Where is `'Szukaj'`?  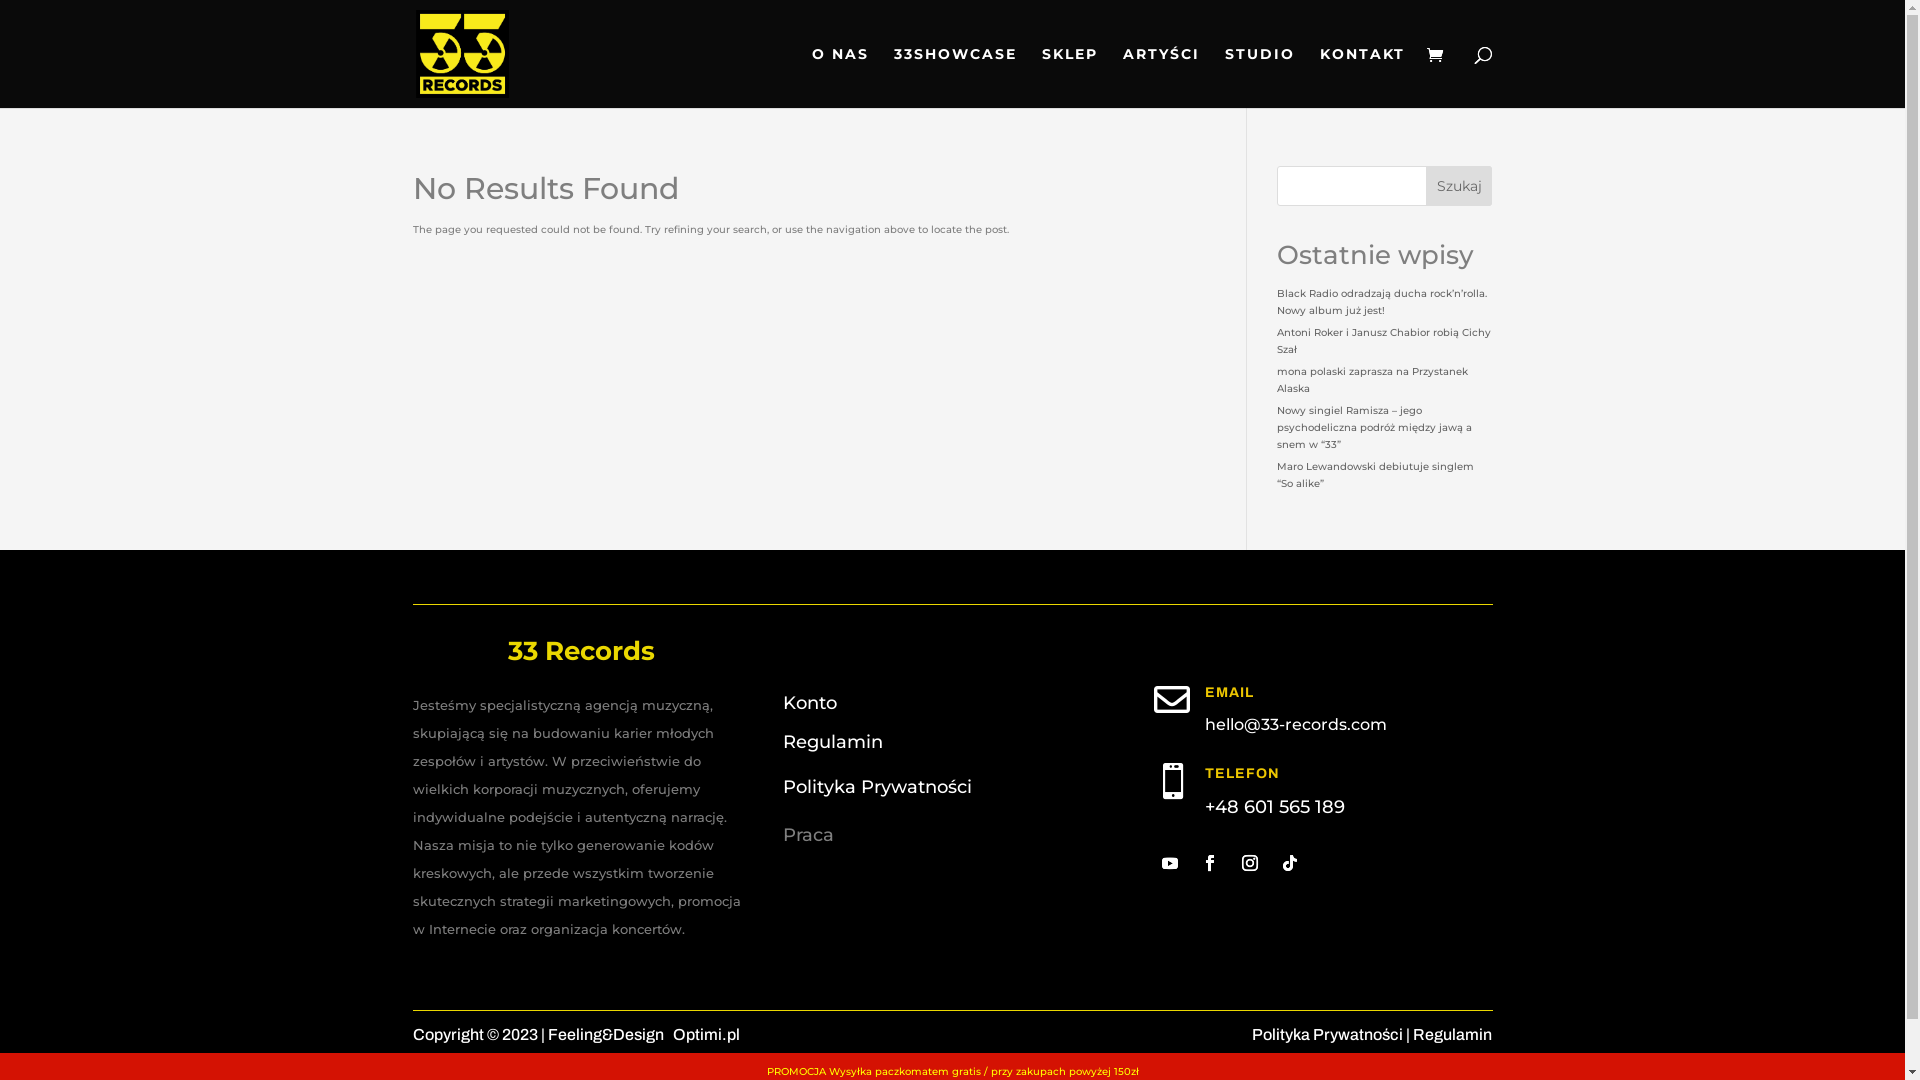
'Szukaj' is located at coordinates (1459, 185).